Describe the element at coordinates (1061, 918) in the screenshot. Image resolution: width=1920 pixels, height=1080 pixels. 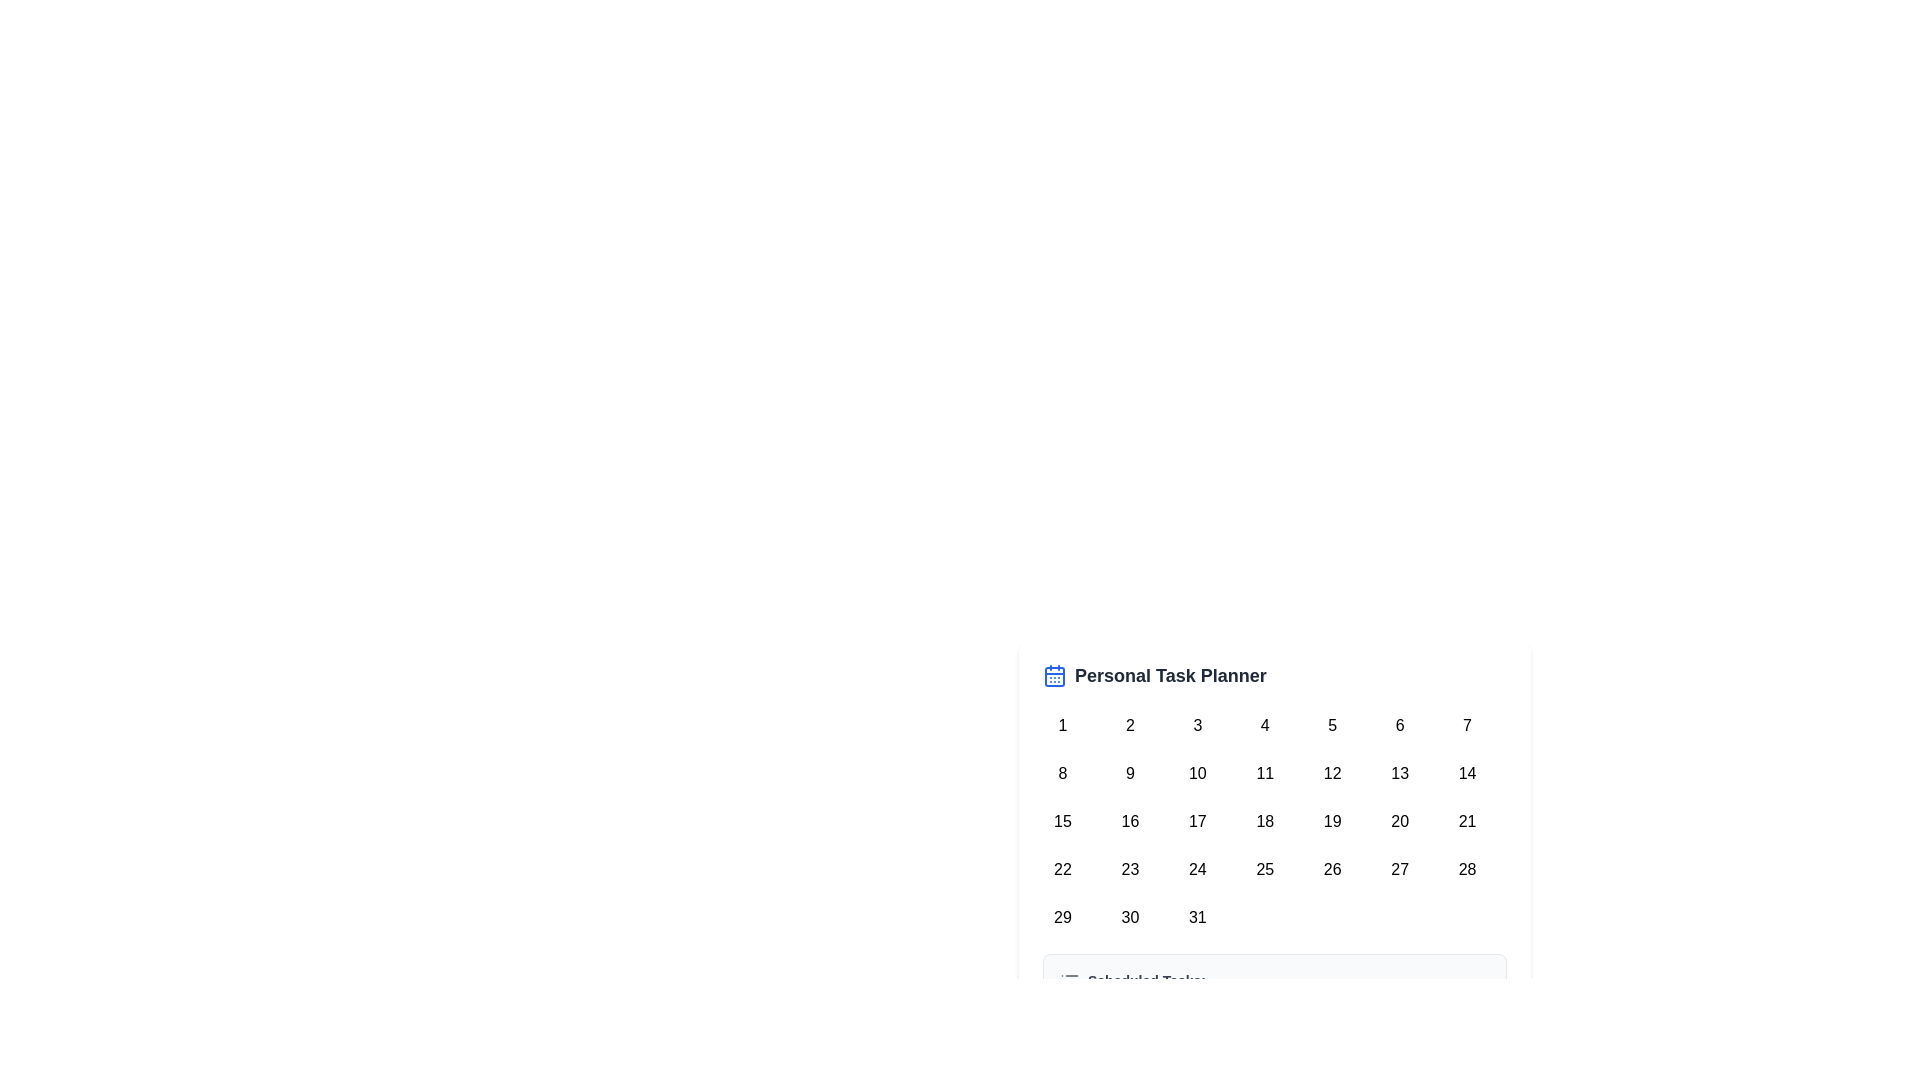
I see `the day selector button for the date '29' in the Personal Task Planner calendar to change its background color` at that location.